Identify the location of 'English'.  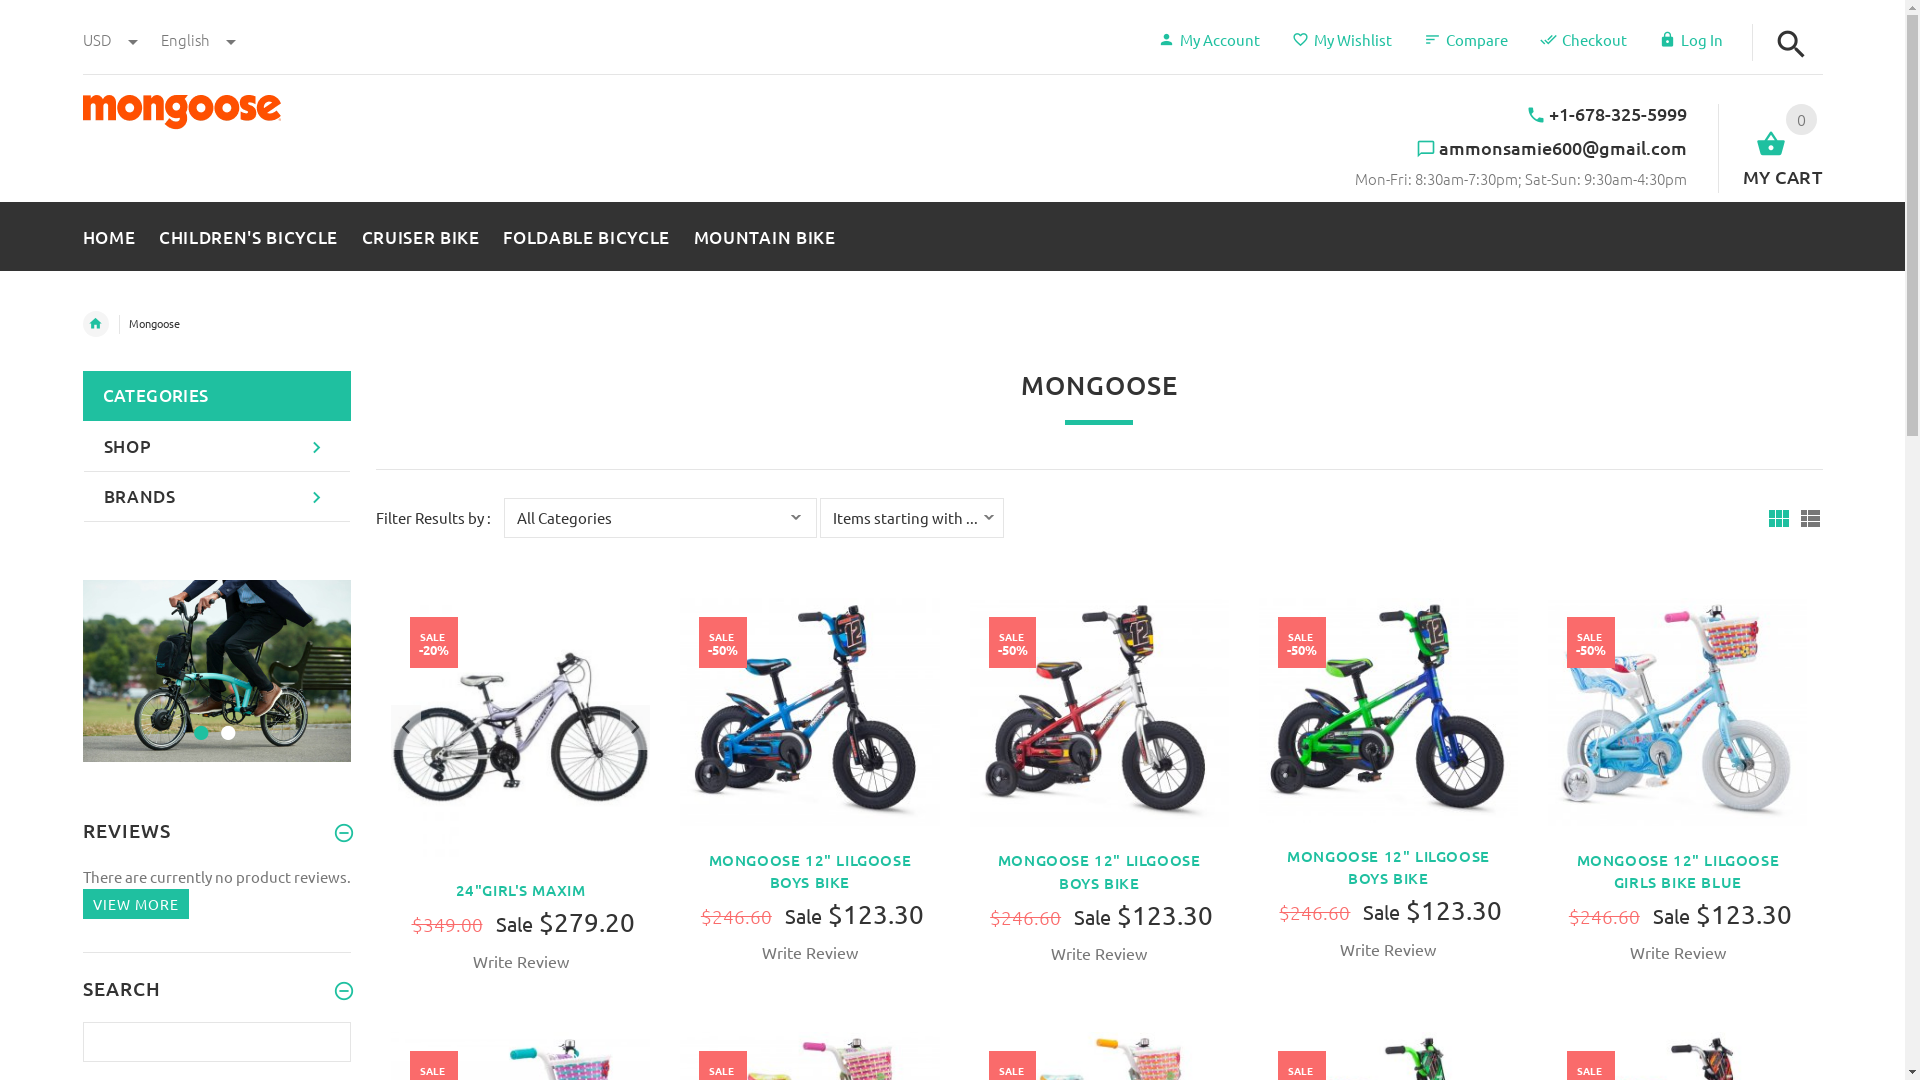
(158, 39).